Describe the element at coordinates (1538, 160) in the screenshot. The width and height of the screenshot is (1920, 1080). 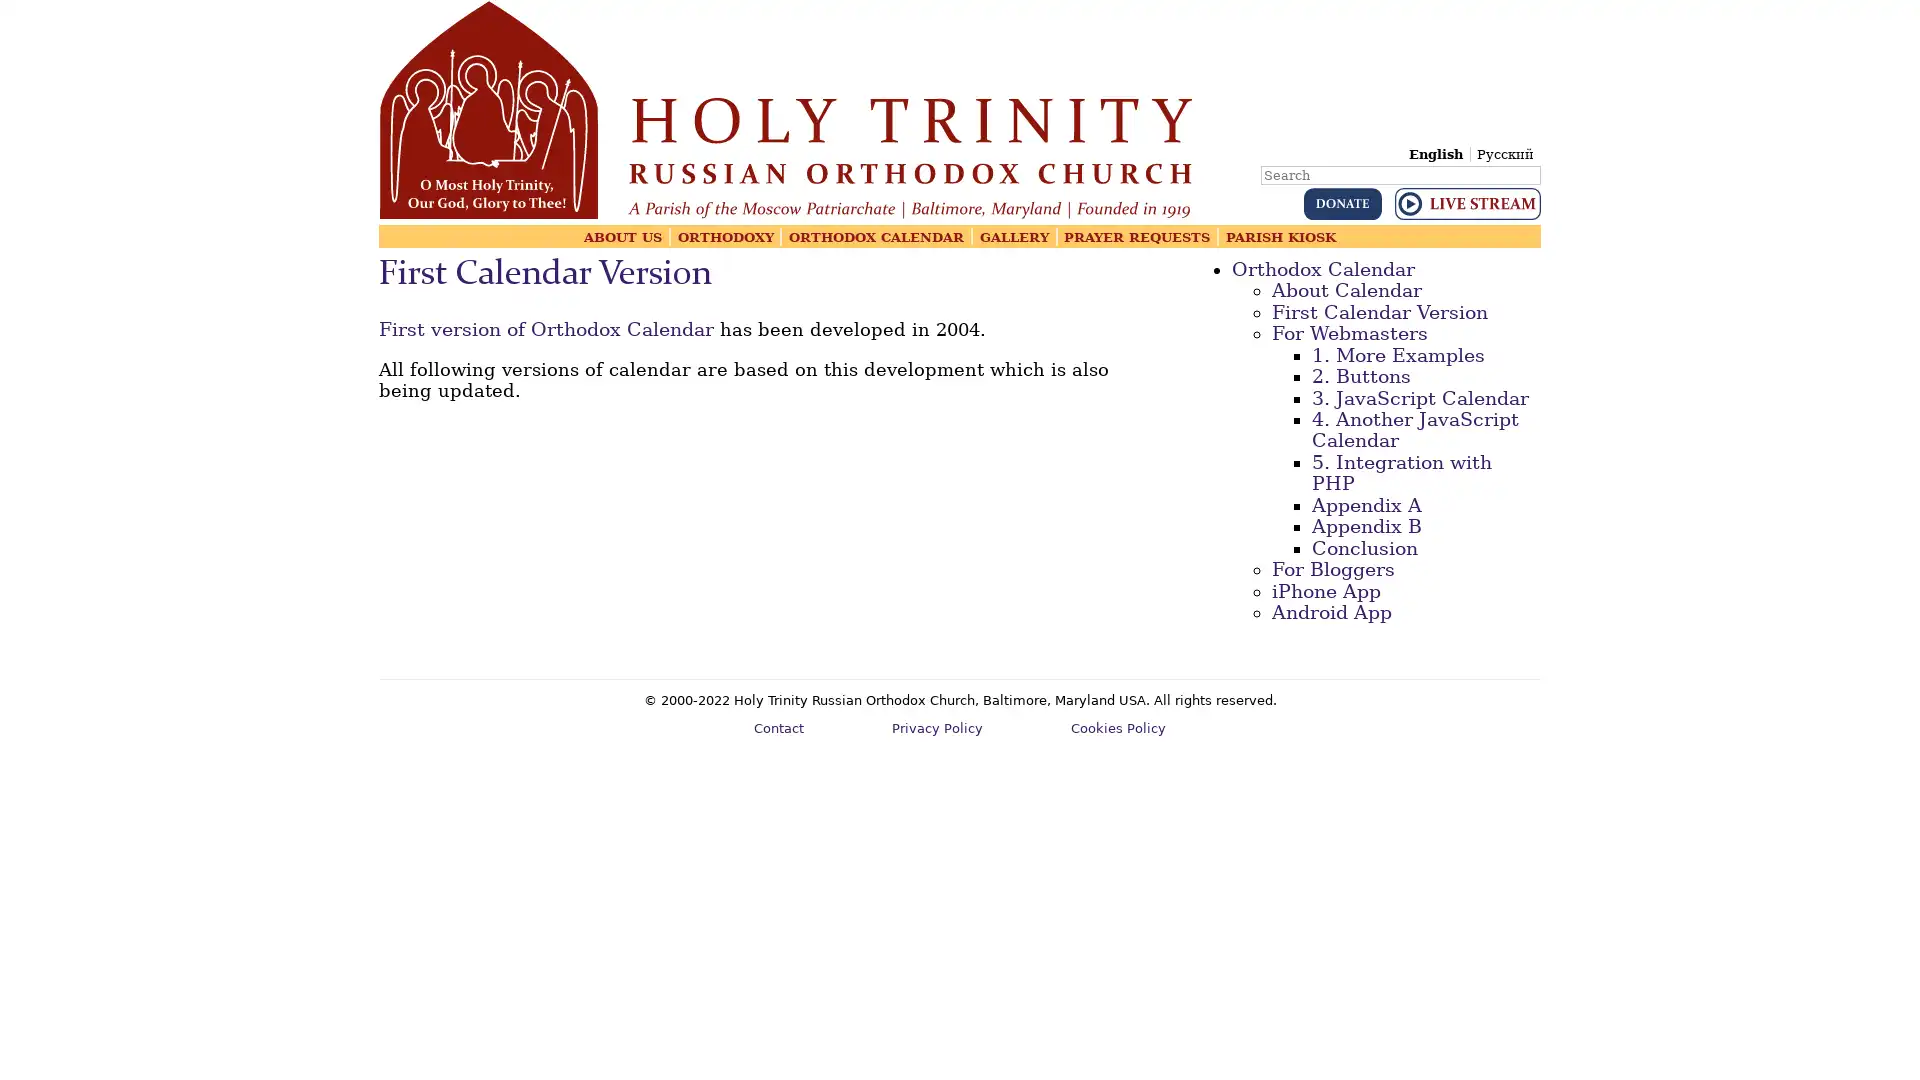
I see `Search` at that location.